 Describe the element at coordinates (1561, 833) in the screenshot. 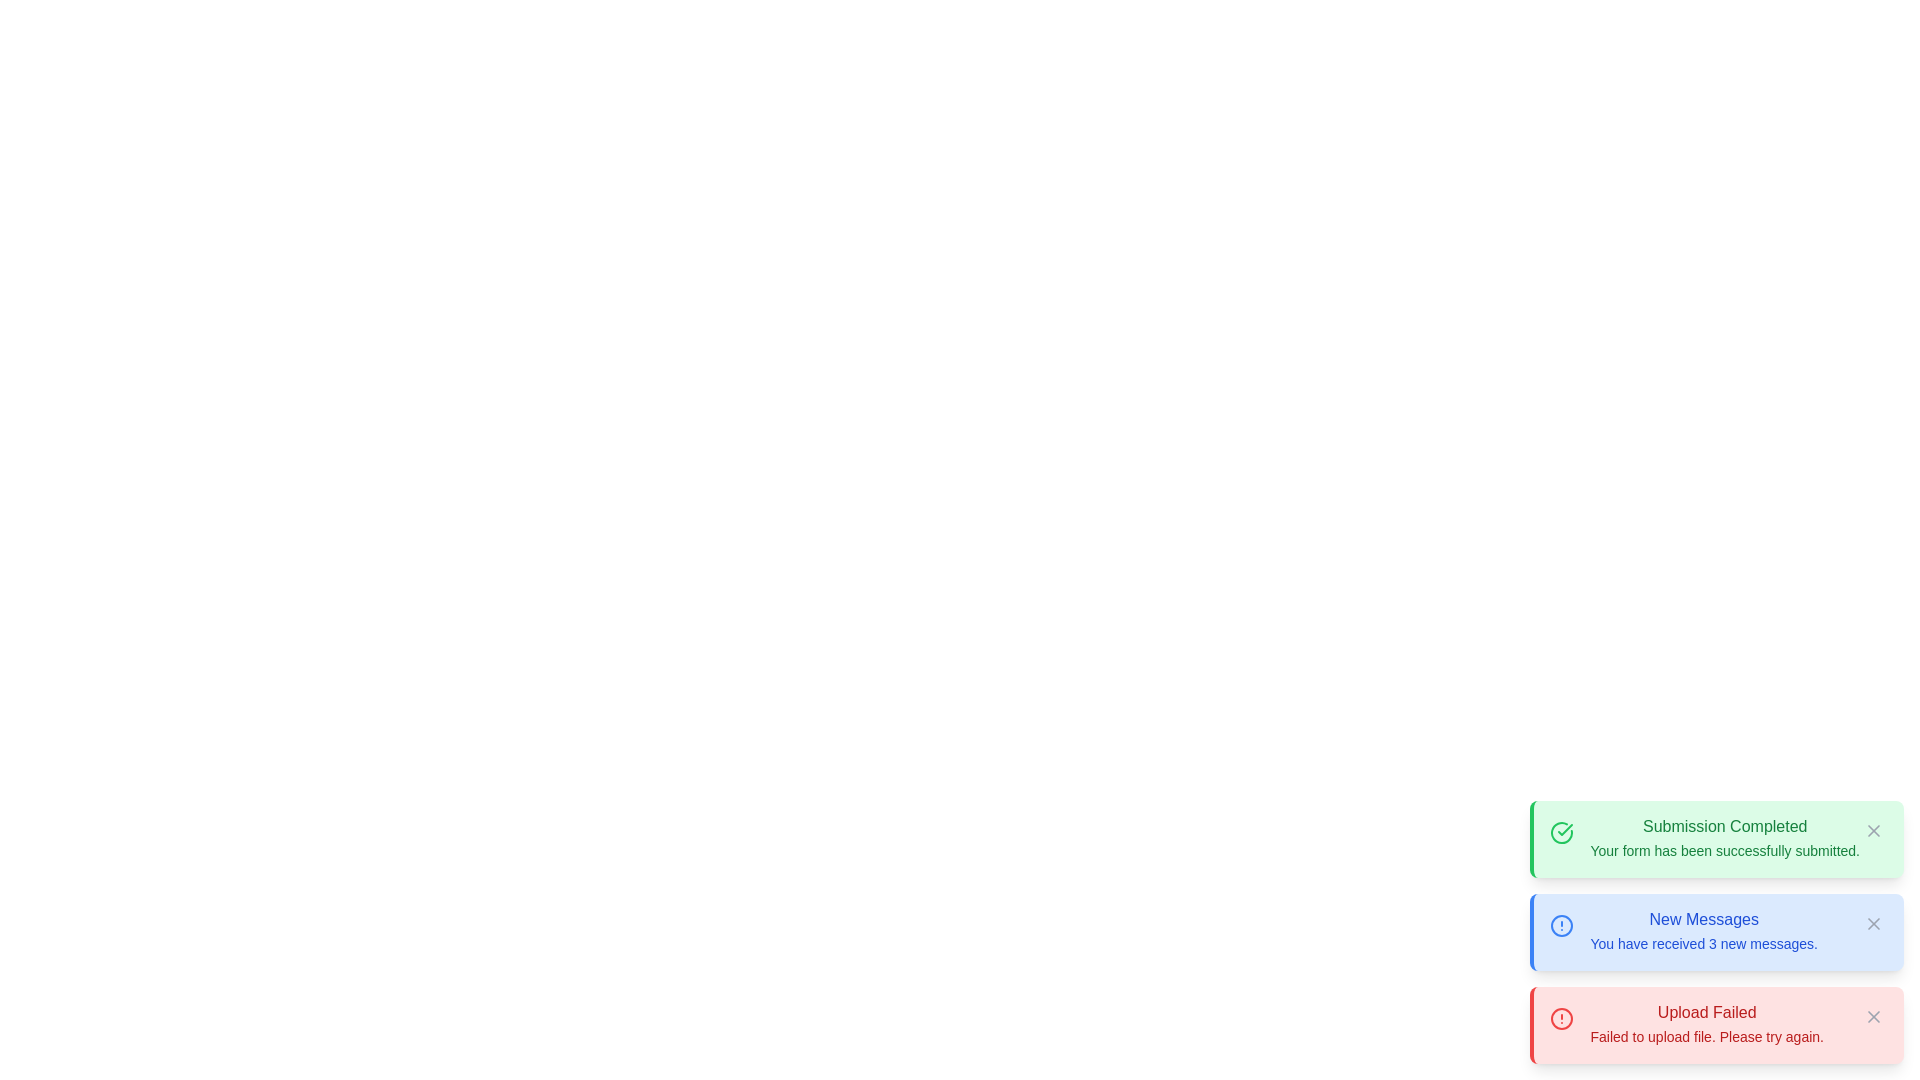

I see `the status indicator icon located to the left of the text in the green message box titled 'Submission Completed.'` at that location.